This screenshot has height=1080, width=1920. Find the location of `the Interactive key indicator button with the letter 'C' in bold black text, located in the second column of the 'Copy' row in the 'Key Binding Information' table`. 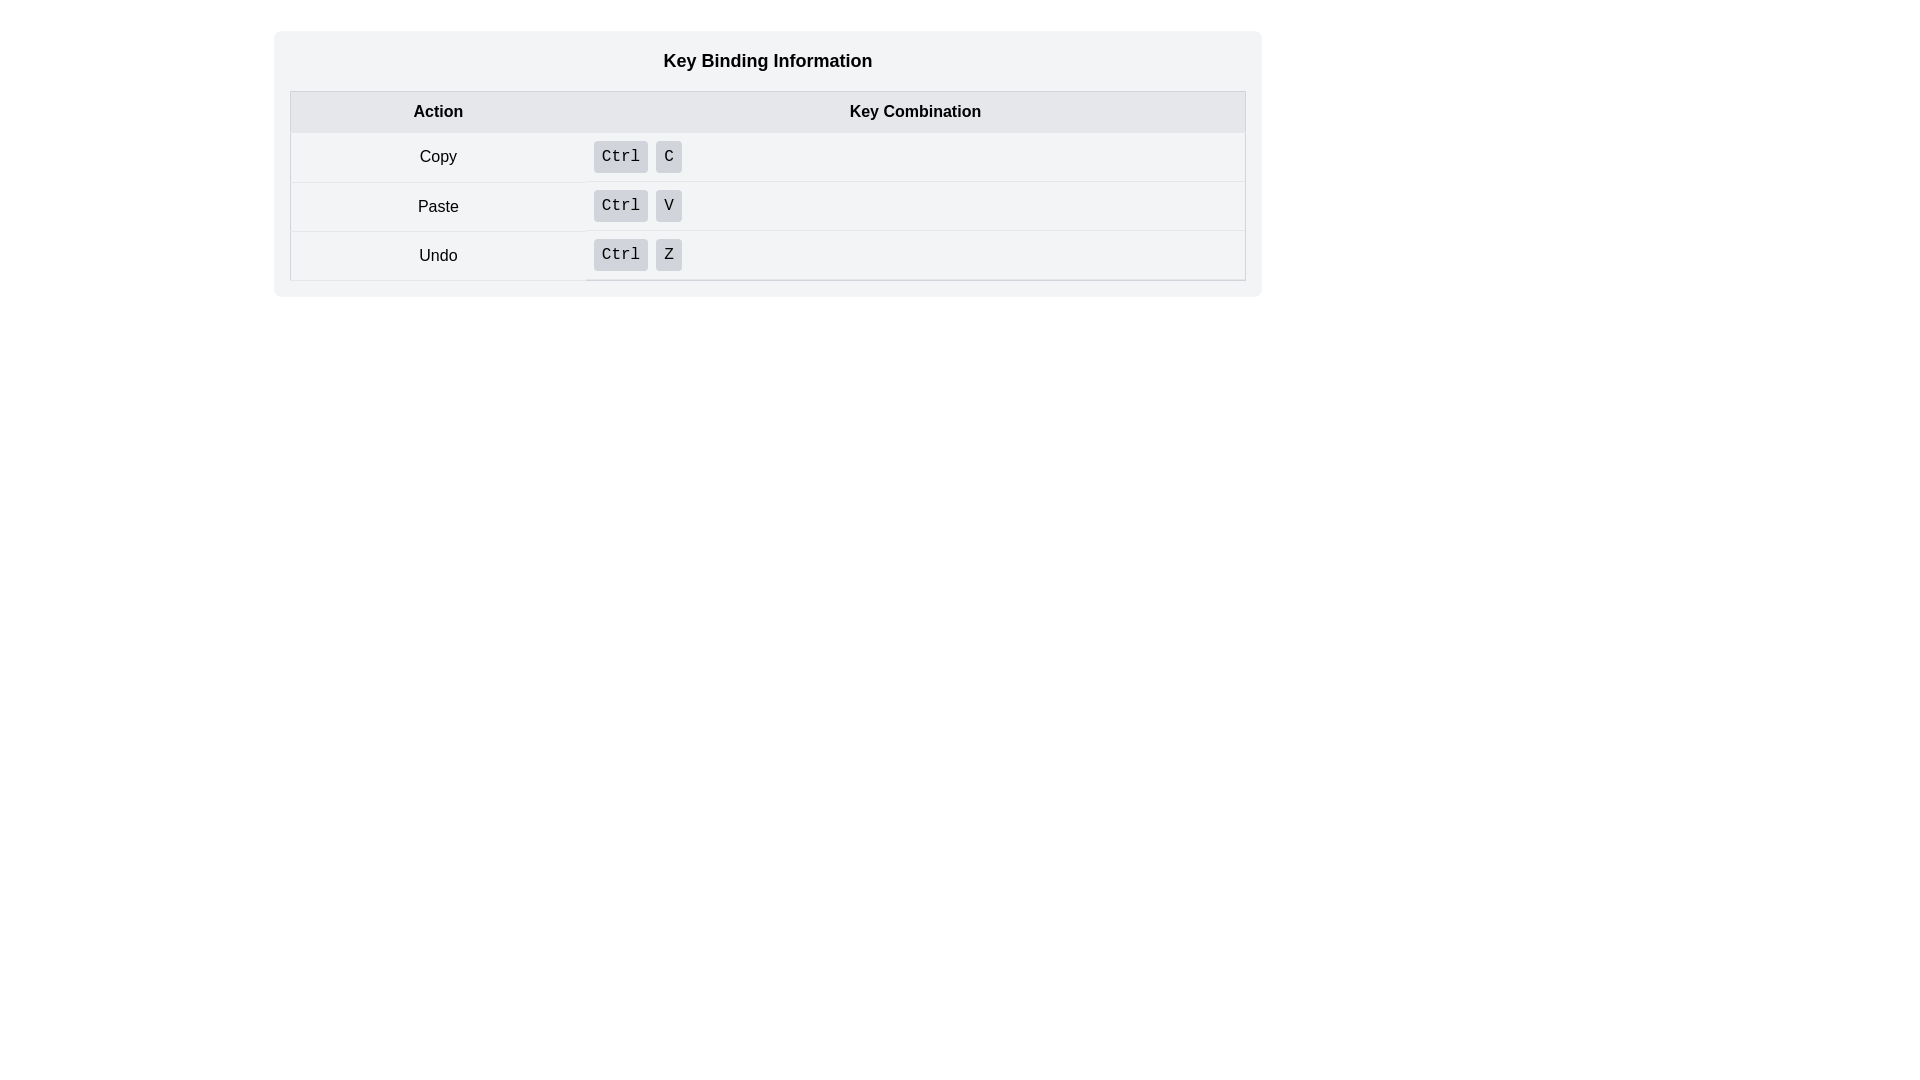

the Interactive key indicator button with the letter 'C' in bold black text, located in the second column of the 'Copy' row in the 'Key Binding Information' table is located at coordinates (668, 156).